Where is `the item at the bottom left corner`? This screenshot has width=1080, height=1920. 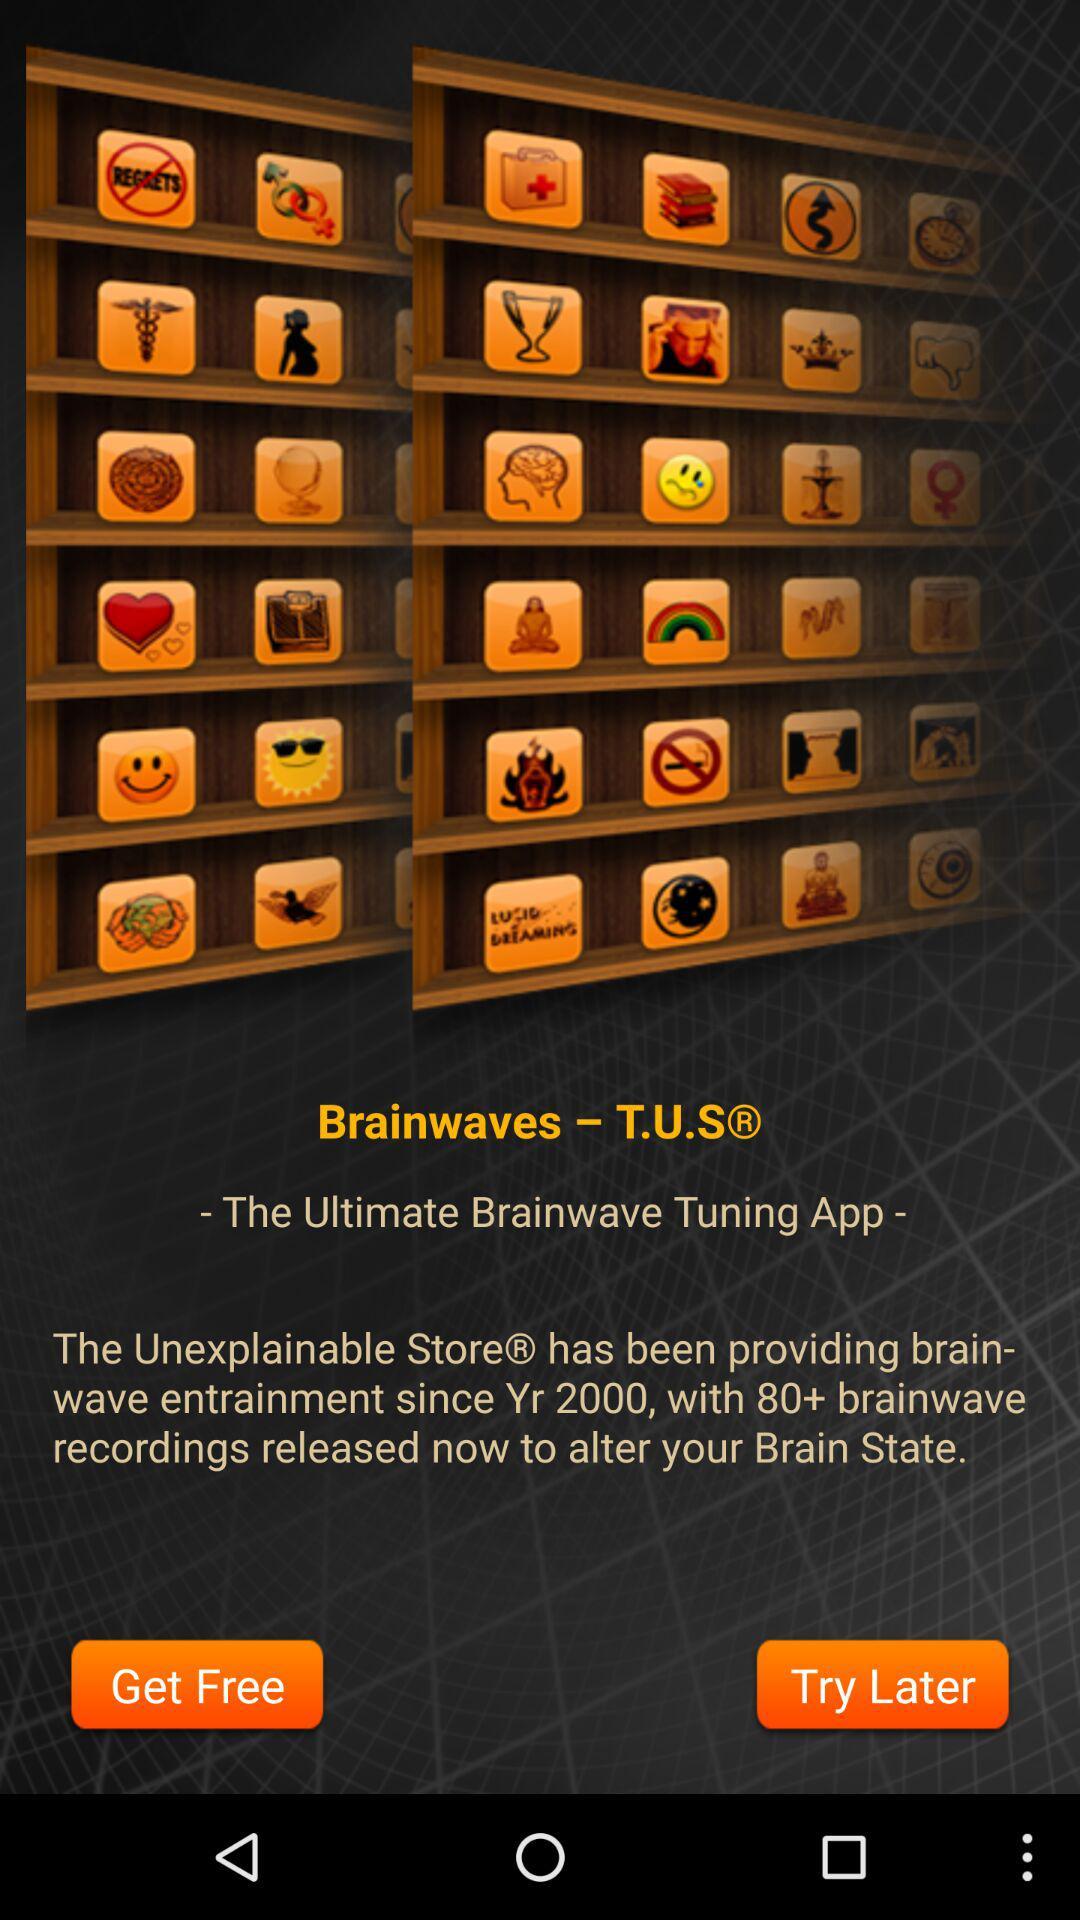 the item at the bottom left corner is located at coordinates (197, 1688).